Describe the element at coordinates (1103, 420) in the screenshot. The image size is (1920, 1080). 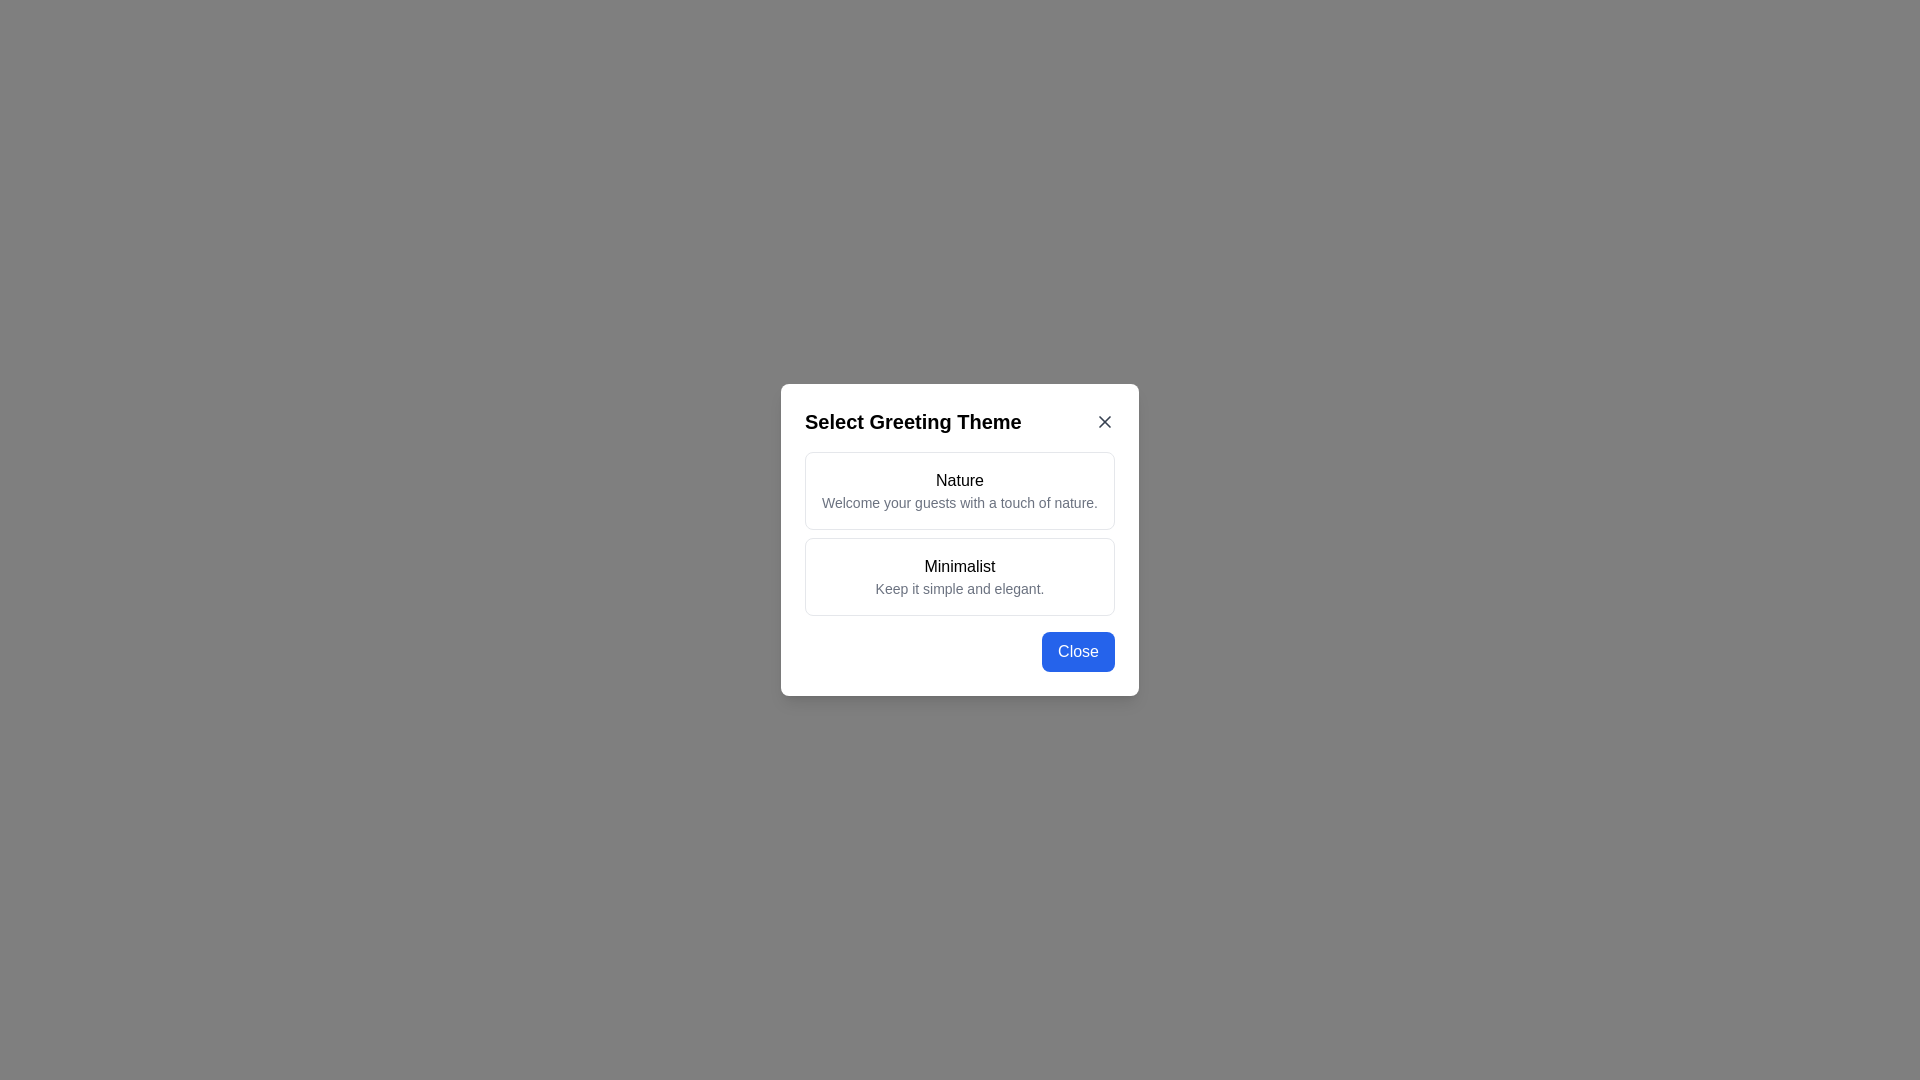
I see `the Icon Button located to the far right of the 'Select Greeting Theme' text in the modal dialog header` at that location.